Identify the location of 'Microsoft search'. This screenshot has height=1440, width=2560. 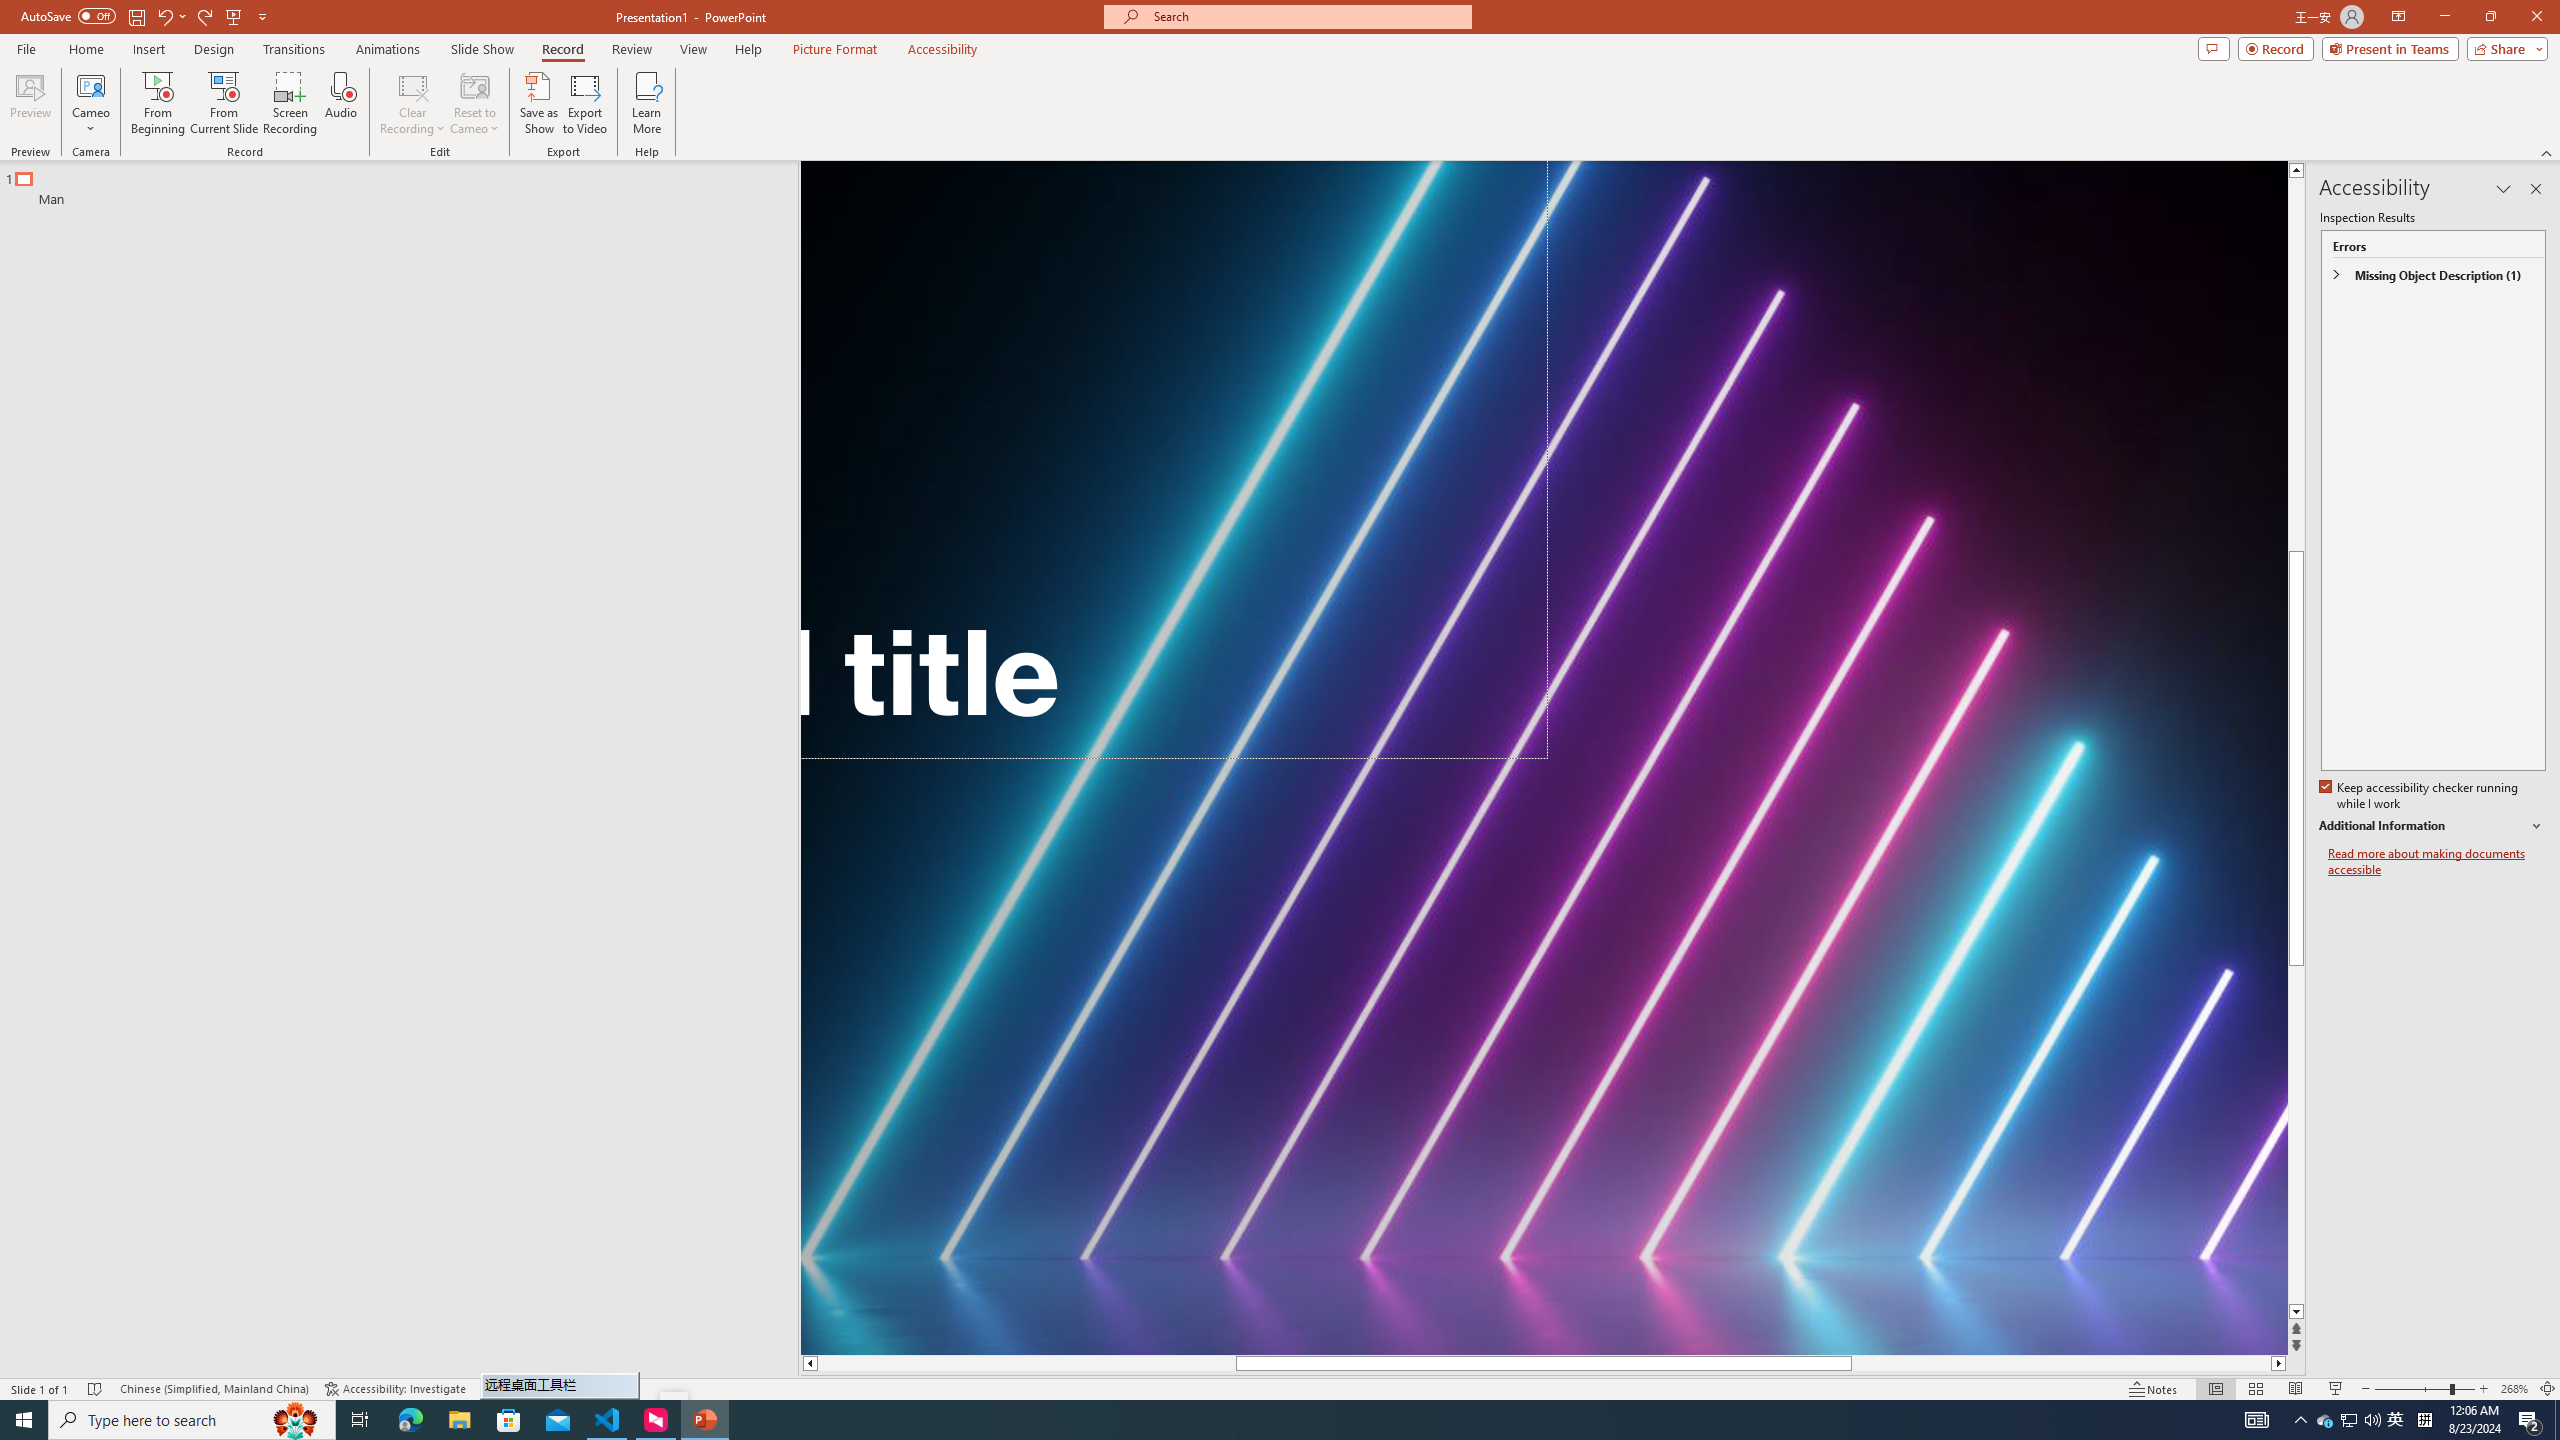
(1304, 16).